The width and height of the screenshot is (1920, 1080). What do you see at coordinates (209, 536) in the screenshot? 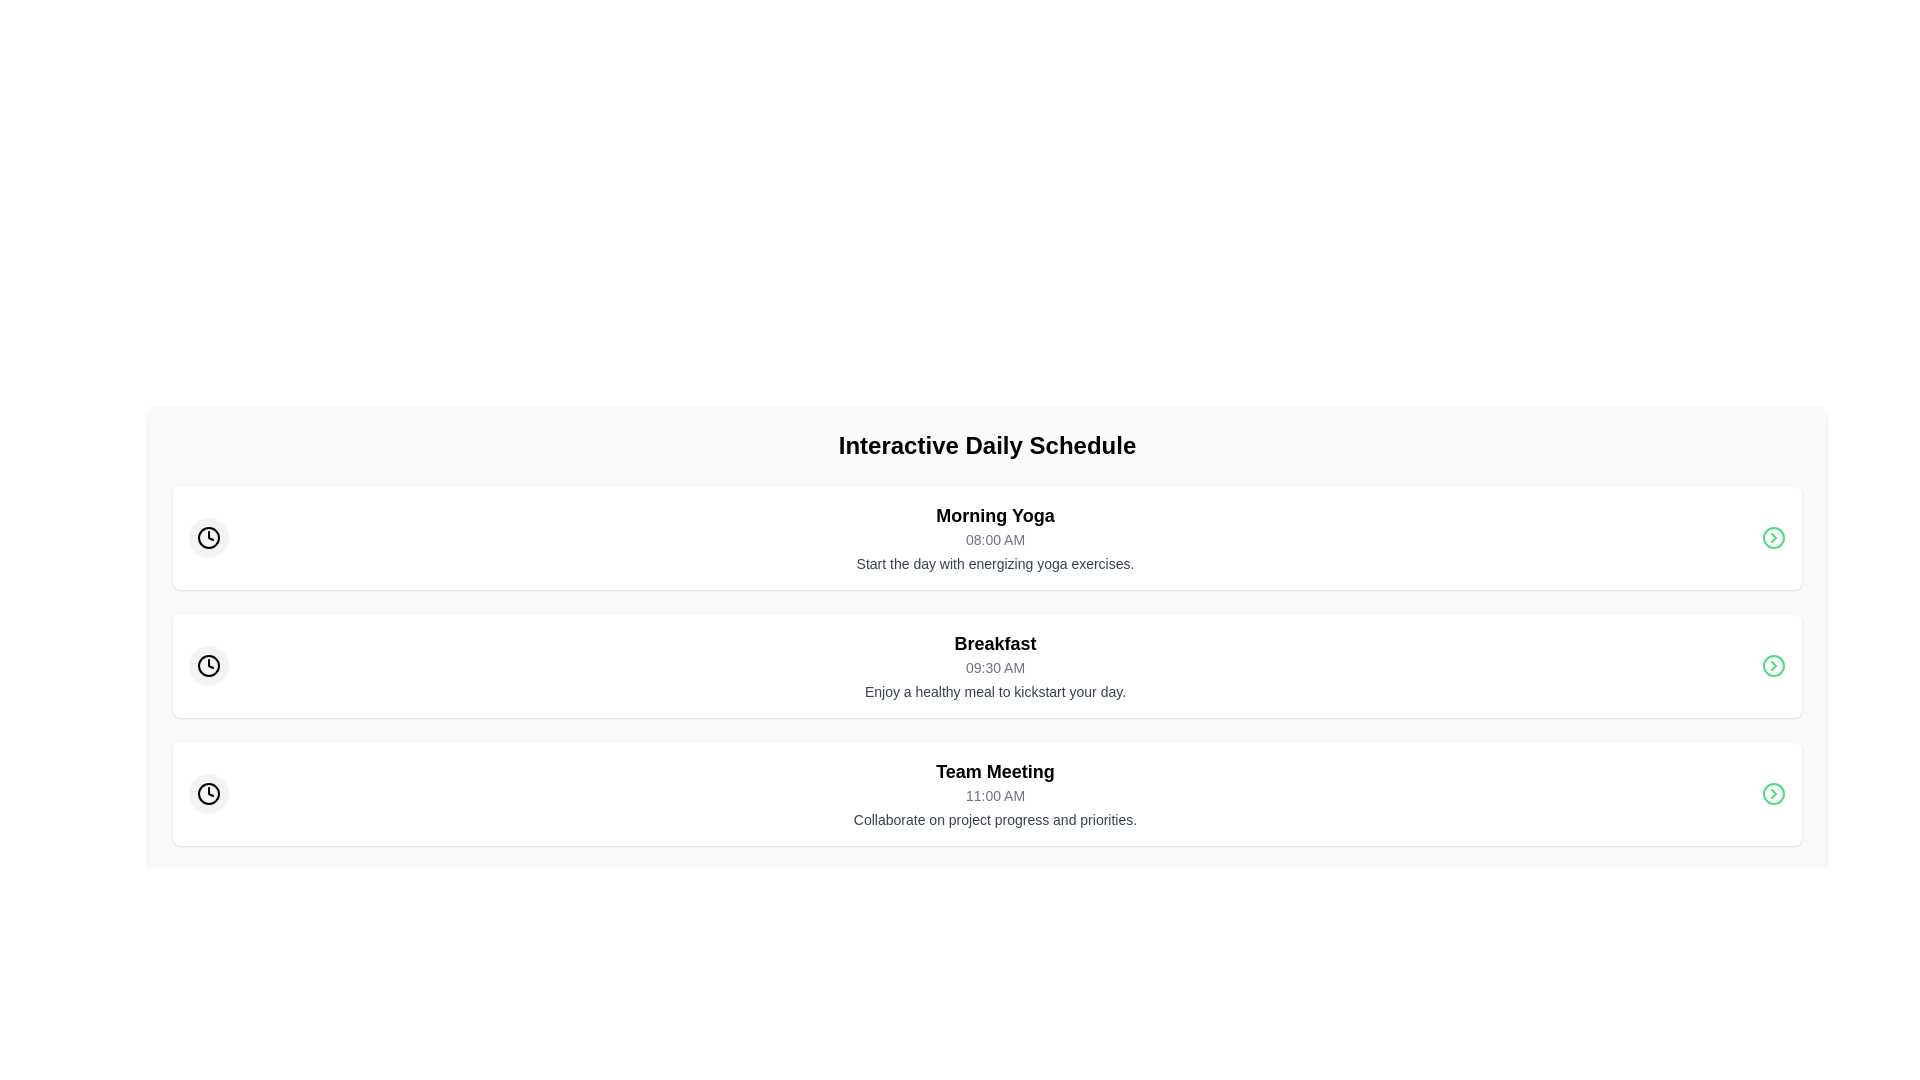
I see `the circular icon with a light gray background and black clock symbol located at the top-left corner of the 'Morning Yoga' entry in the interactive daily schedule card` at bounding box center [209, 536].